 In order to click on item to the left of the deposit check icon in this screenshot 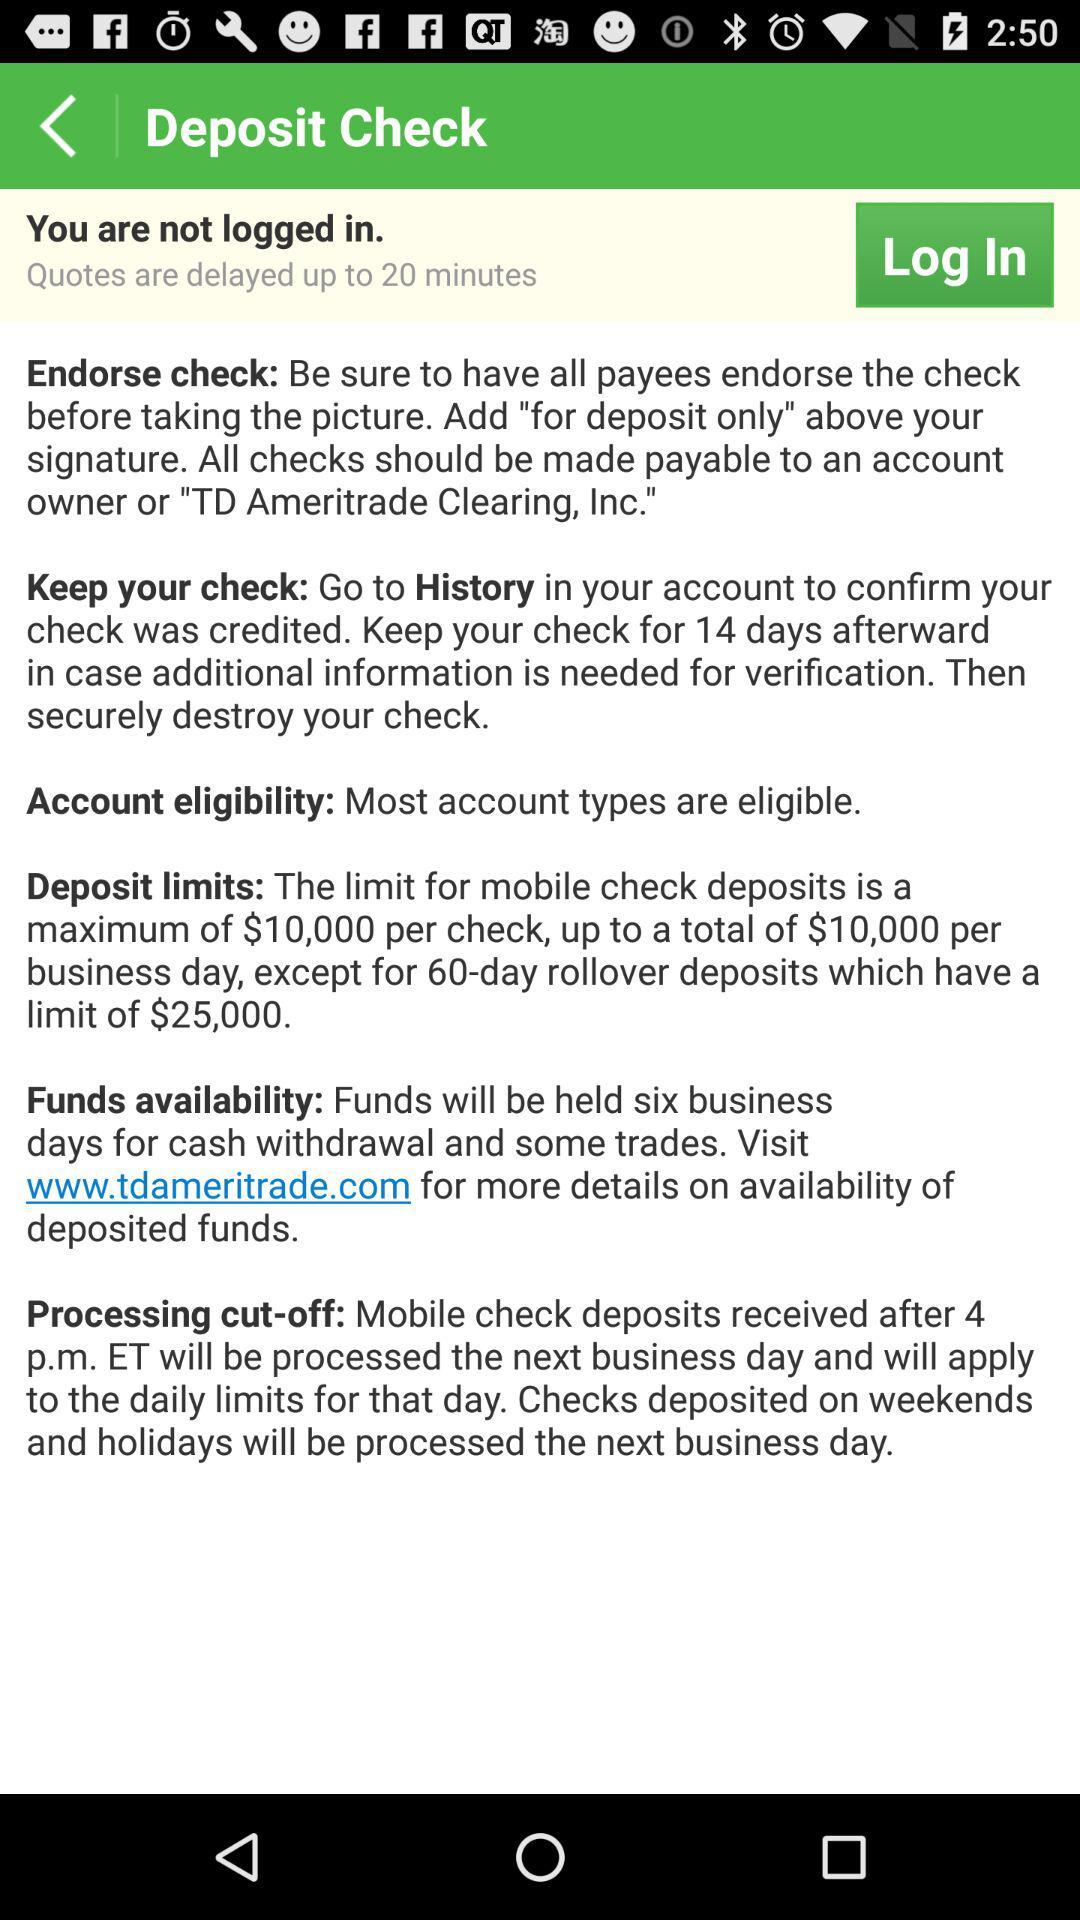, I will do `click(56, 124)`.